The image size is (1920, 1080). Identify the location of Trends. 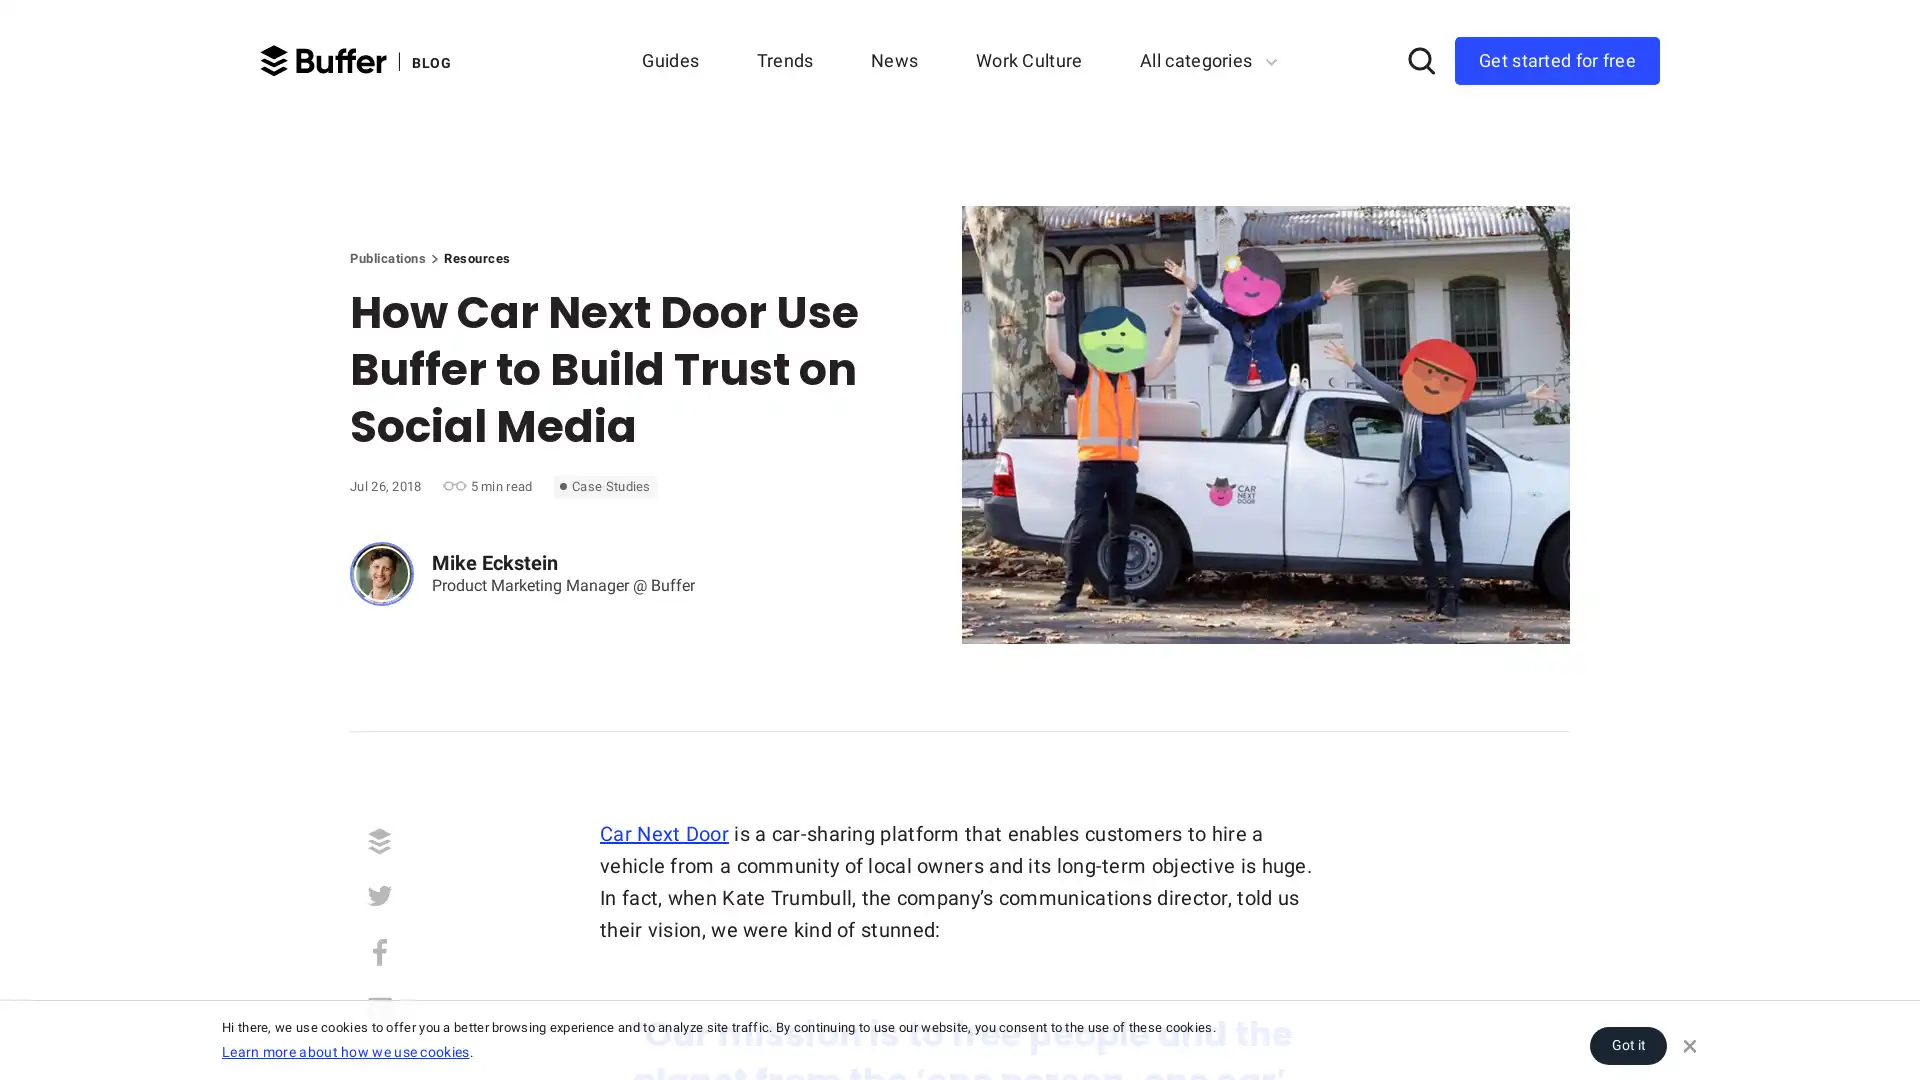
(783, 60).